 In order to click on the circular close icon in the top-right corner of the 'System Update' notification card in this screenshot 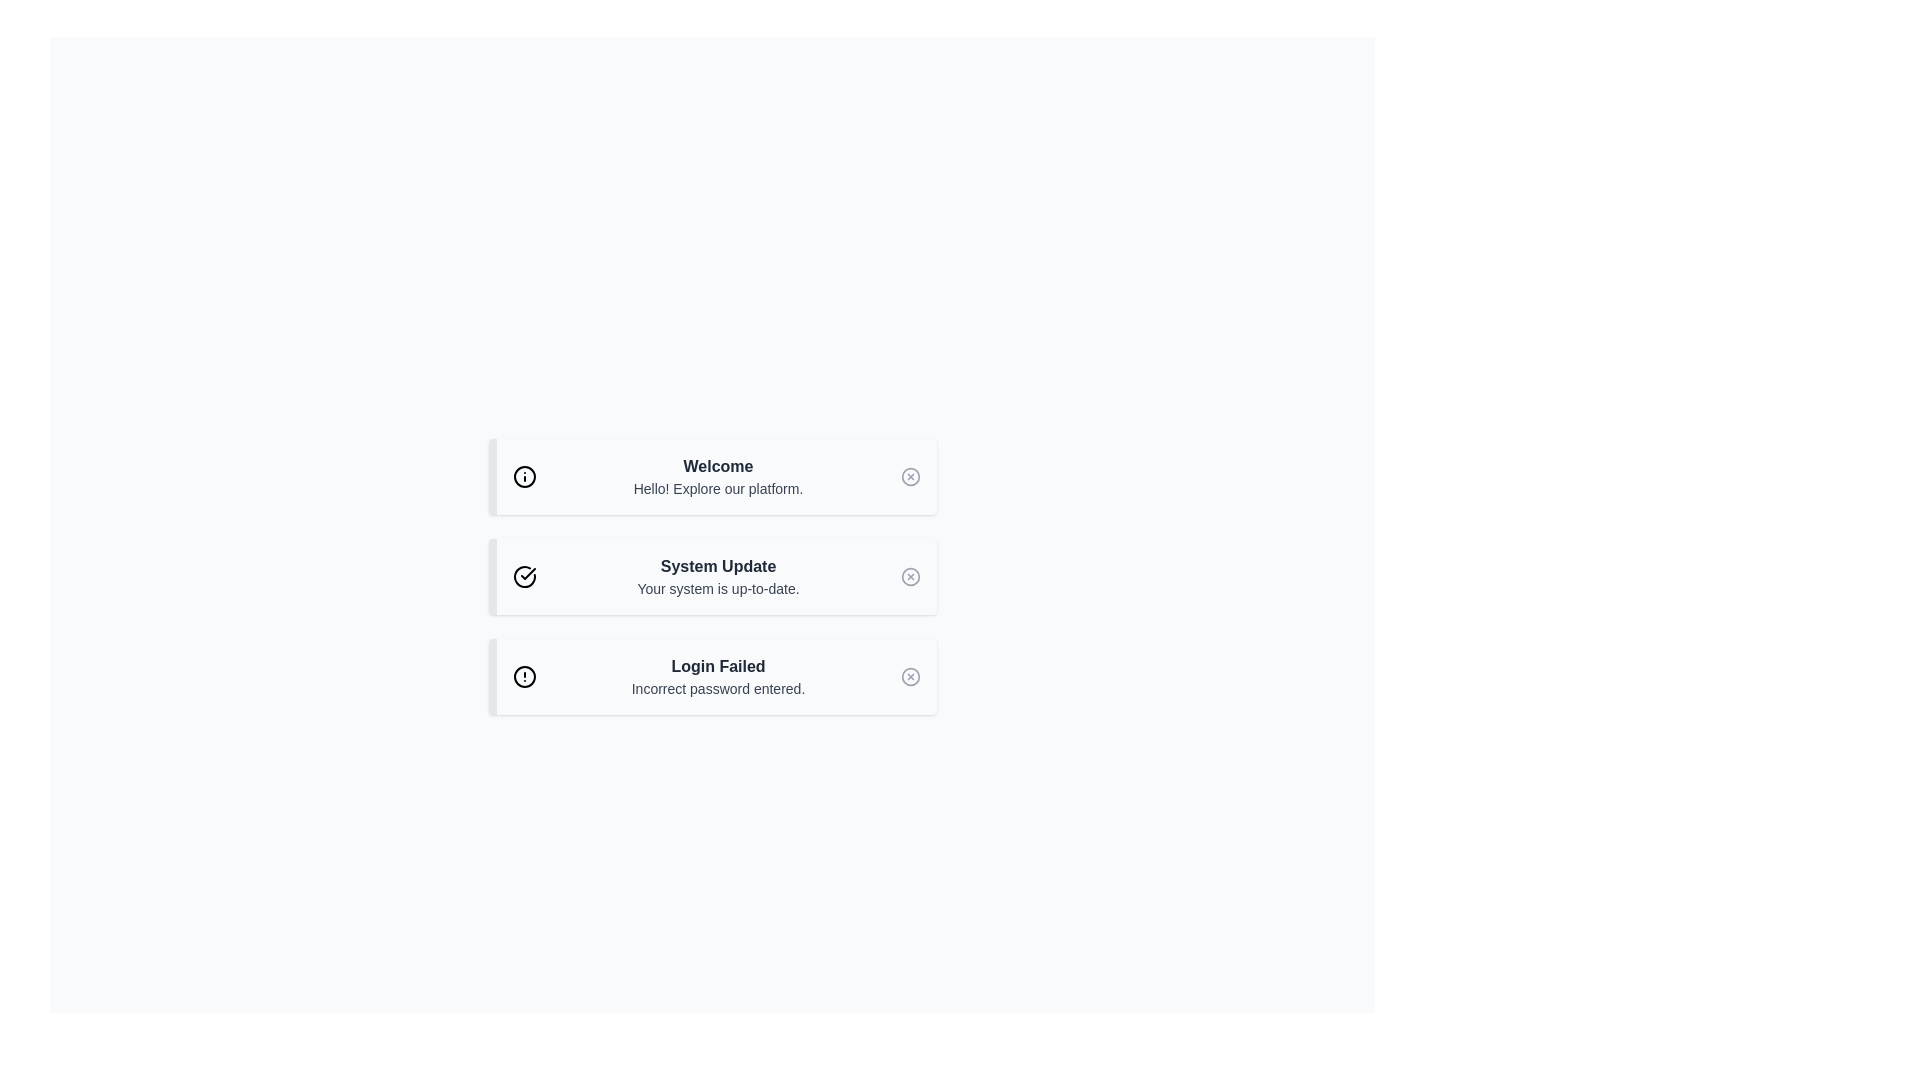, I will do `click(909, 577)`.